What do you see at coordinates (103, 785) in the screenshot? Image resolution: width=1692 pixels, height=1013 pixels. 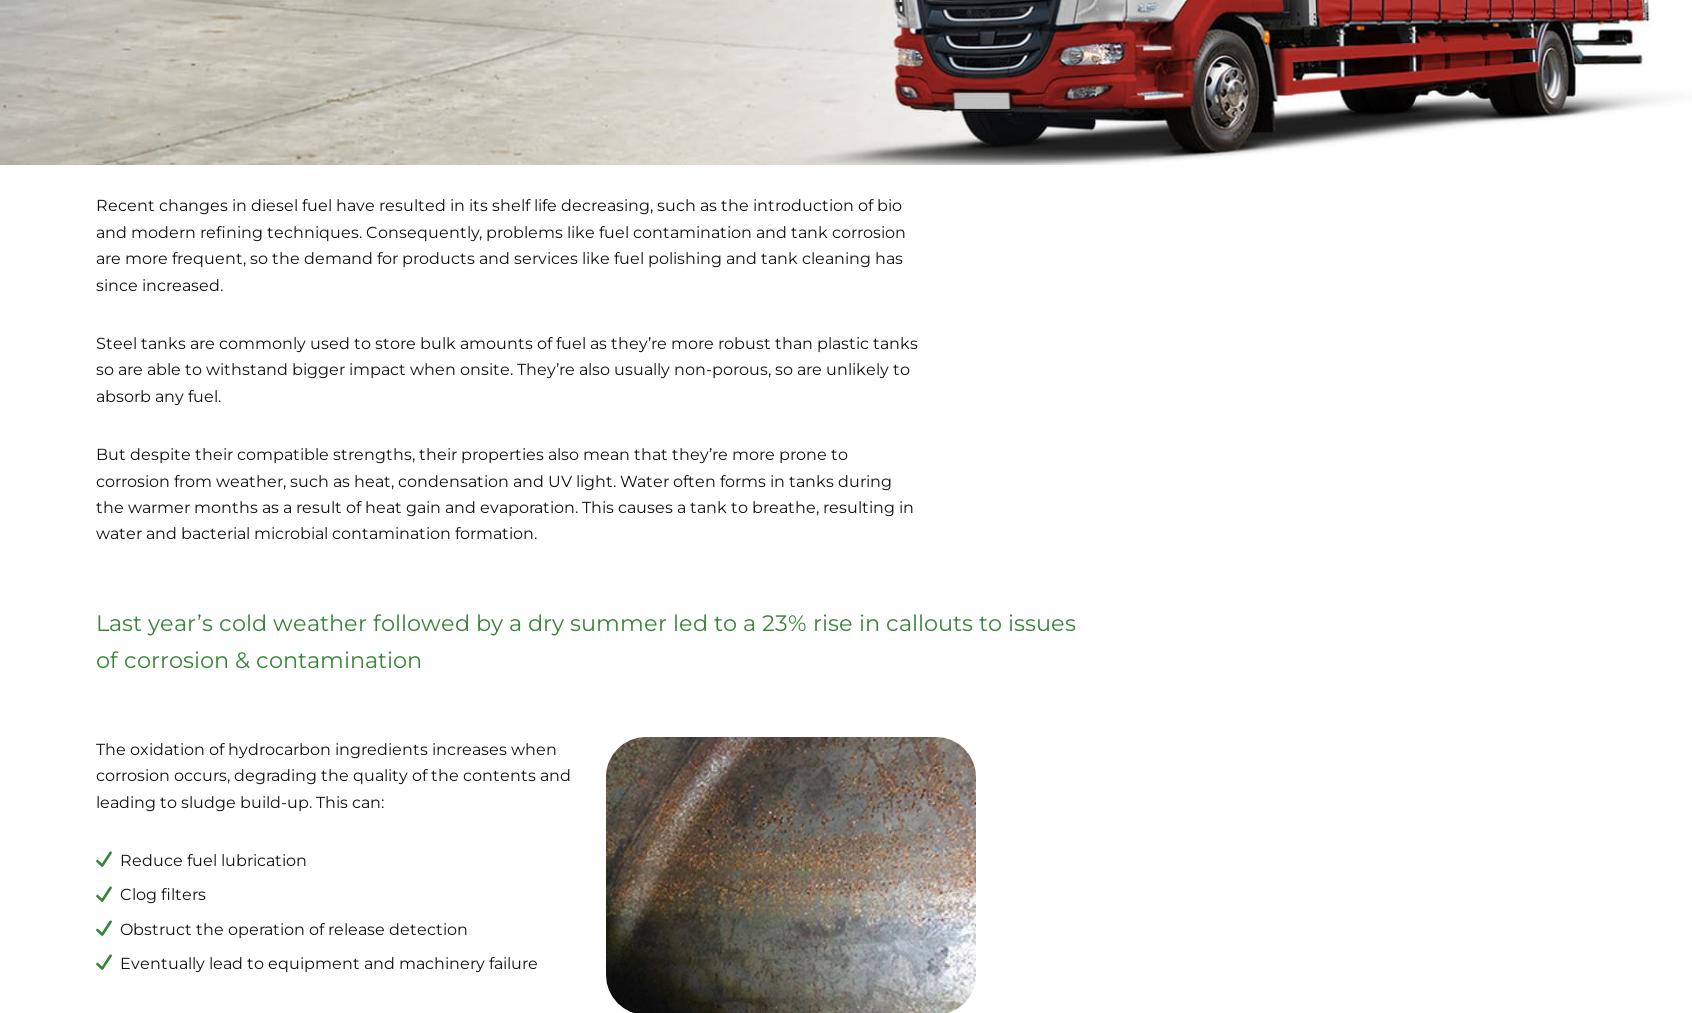 I see `'Fuel Polishing Services'` at bounding box center [103, 785].